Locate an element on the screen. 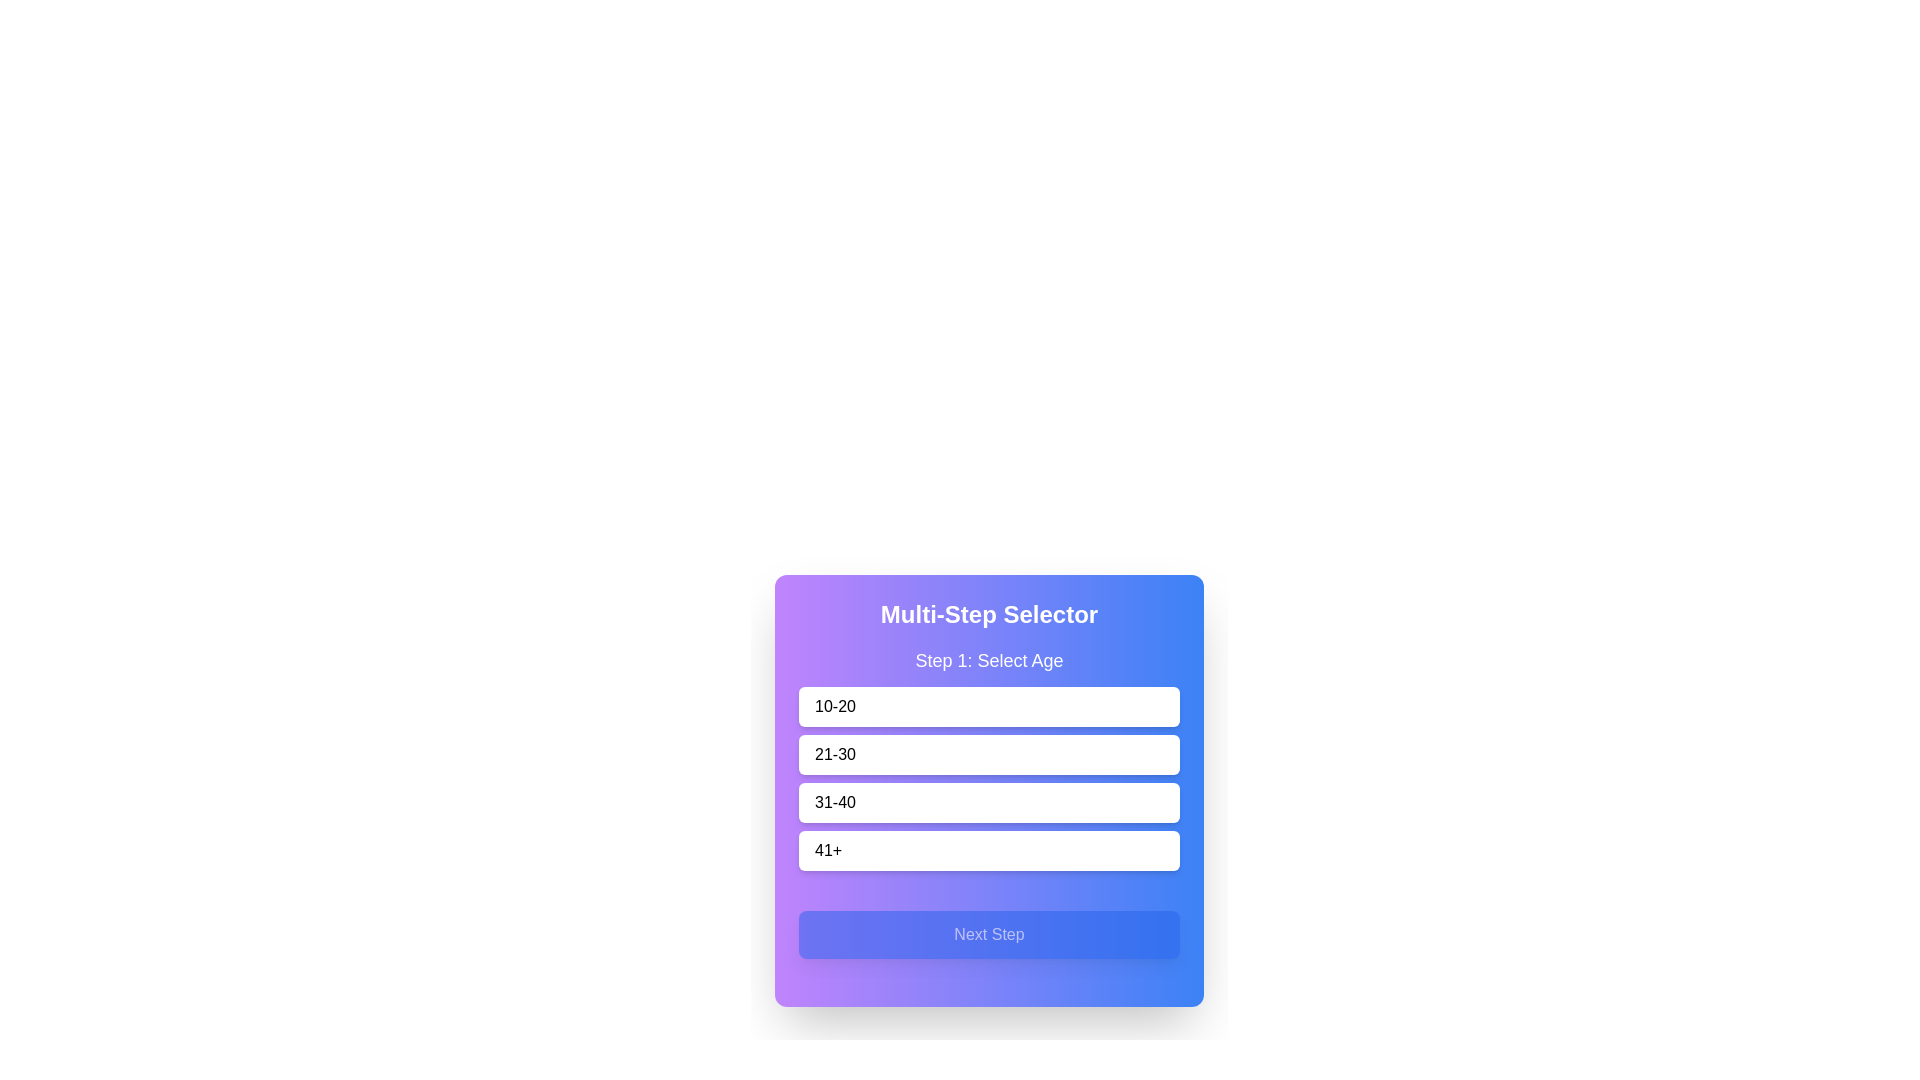 This screenshot has height=1080, width=1920. the age range selection button for '10-20', which is the first option in the vertically stacked group of age range buttons is located at coordinates (989, 705).